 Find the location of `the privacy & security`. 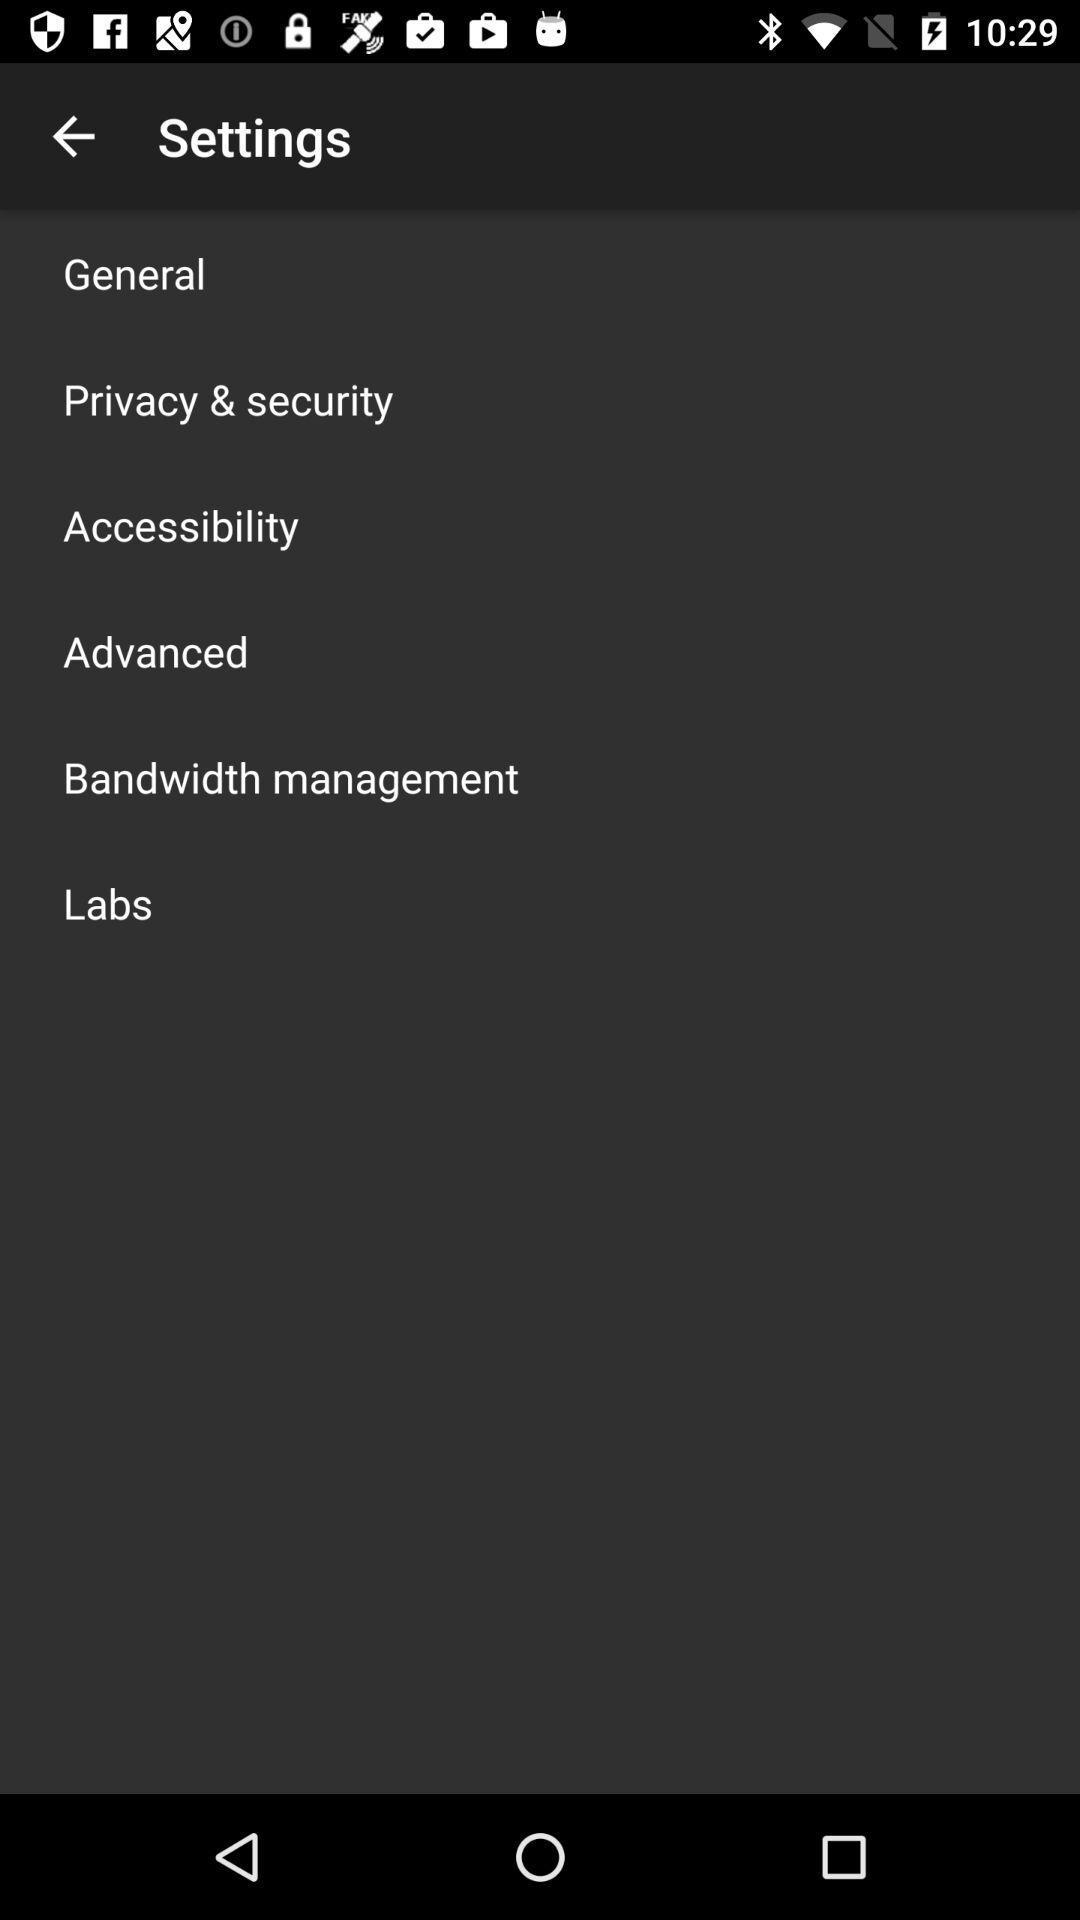

the privacy & security is located at coordinates (227, 398).